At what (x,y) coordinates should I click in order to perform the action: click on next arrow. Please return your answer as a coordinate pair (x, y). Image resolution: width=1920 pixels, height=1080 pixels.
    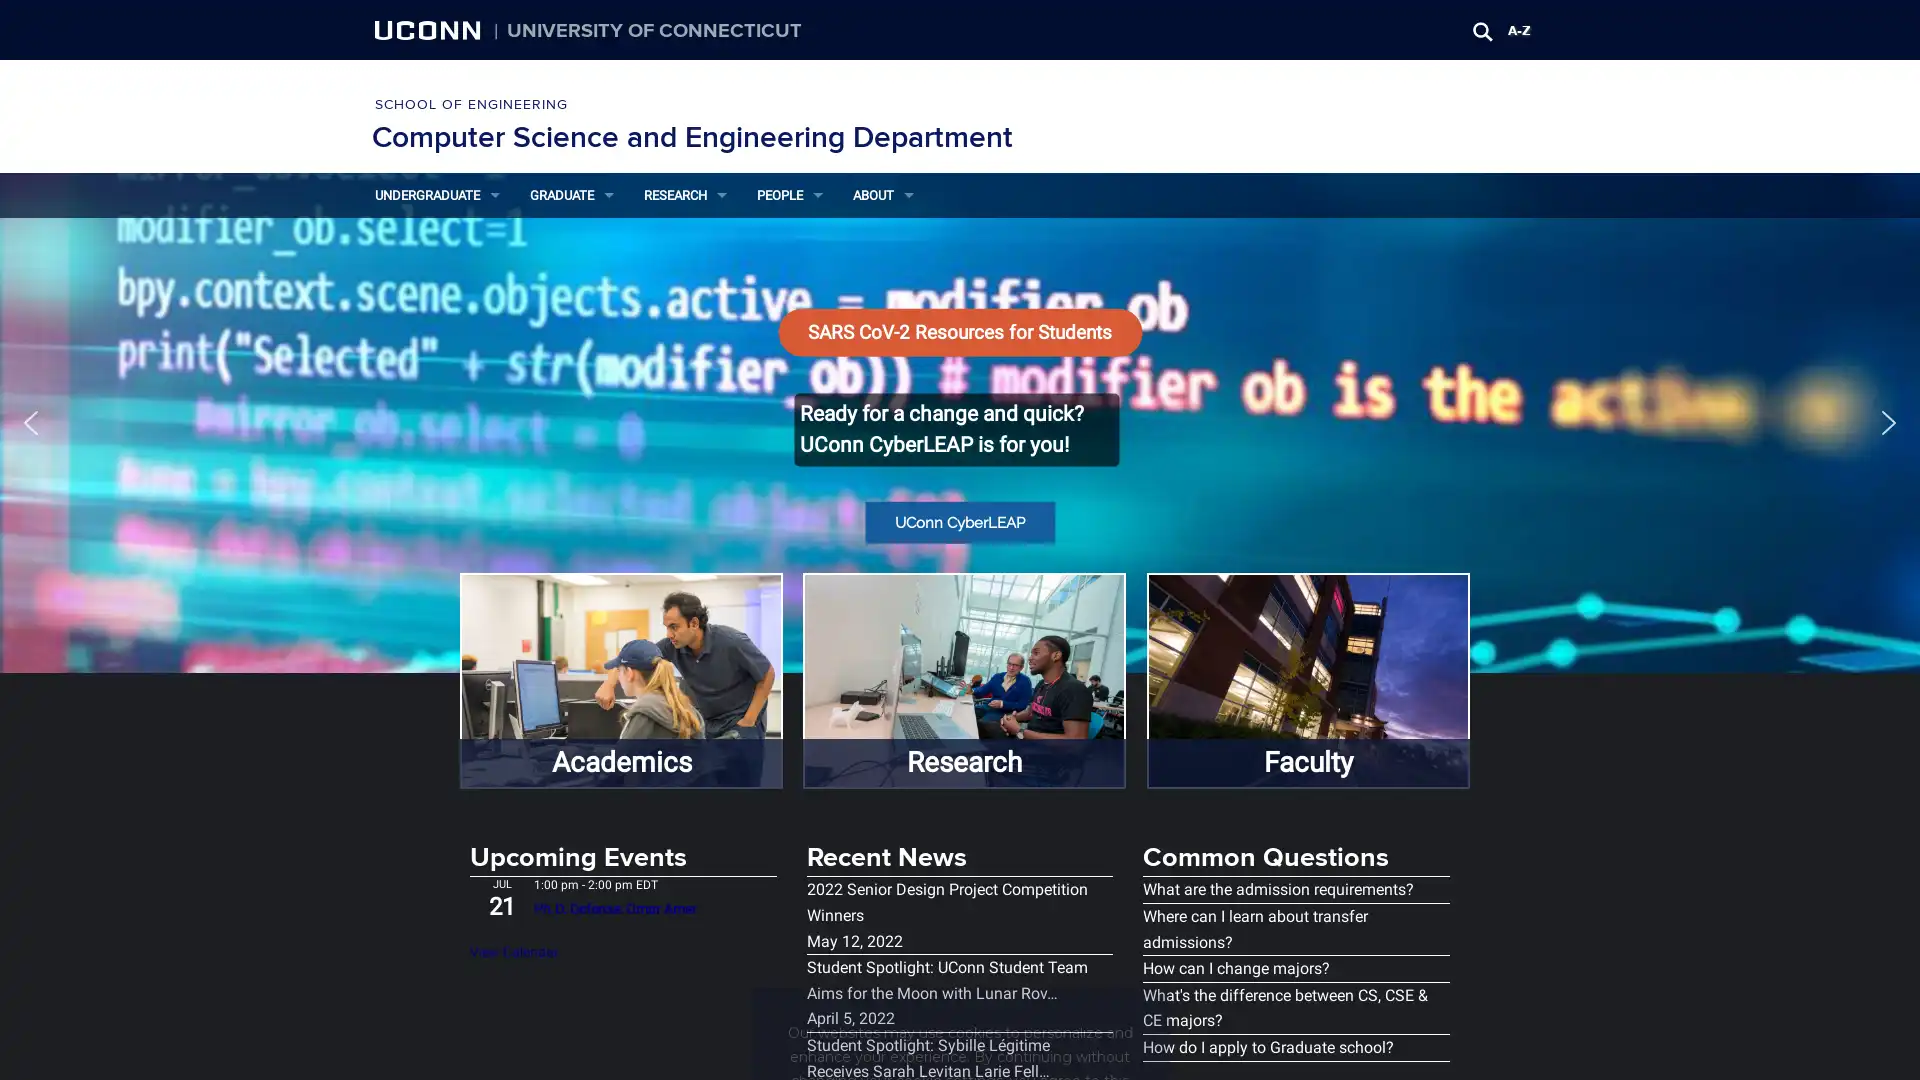
    Looking at the image, I should click on (1888, 420).